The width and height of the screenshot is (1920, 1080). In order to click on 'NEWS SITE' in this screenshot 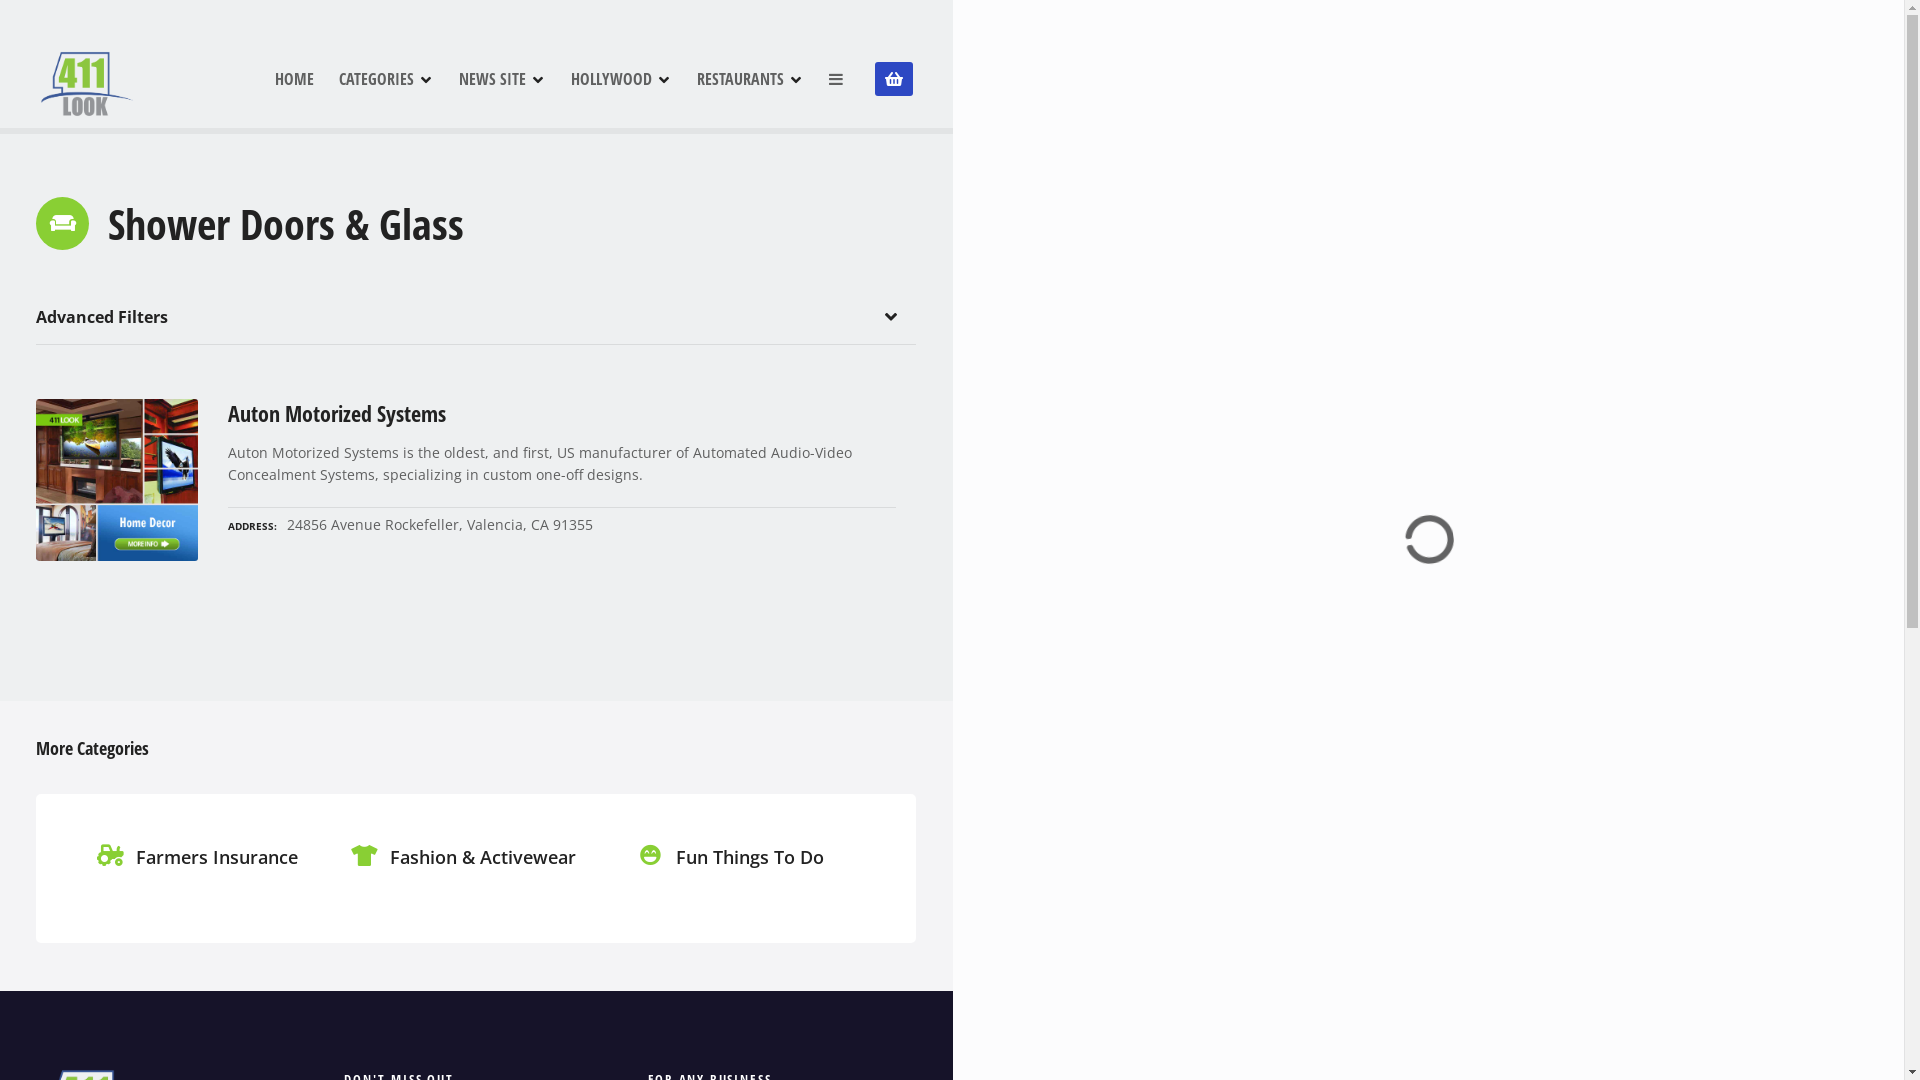, I will do `click(501, 77)`.